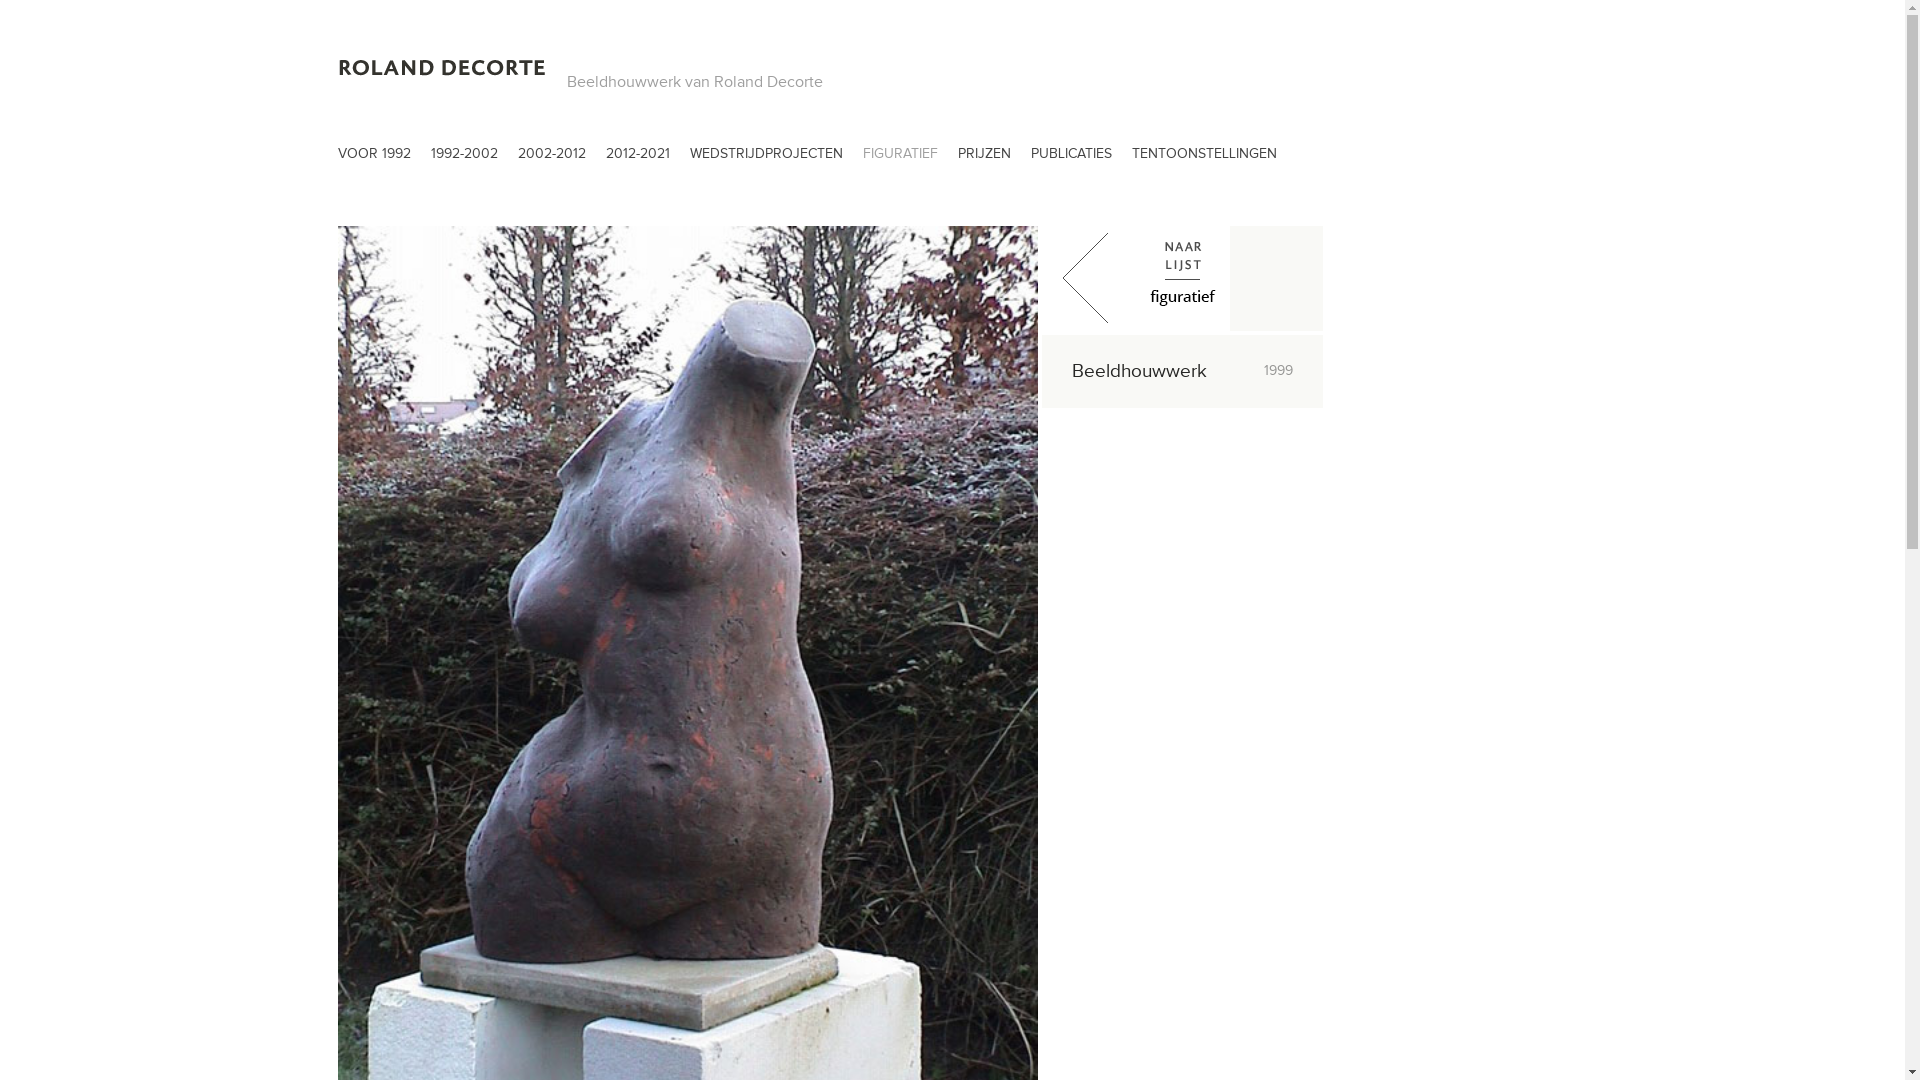  I want to click on 'PRIJZEN', so click(984, 157).